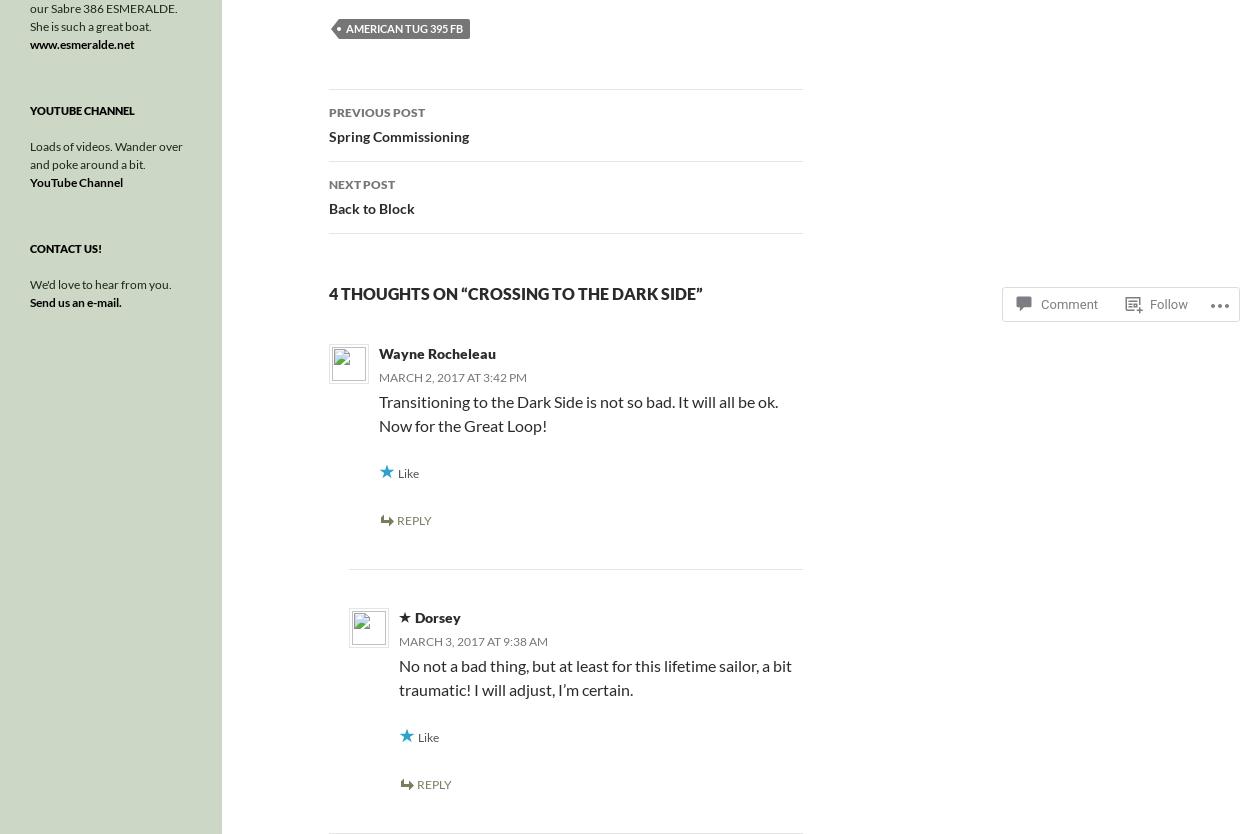 The height and width of the screenshot is (834, 1250). I want to click on 'Wayne Rocheleau', so click(436, 352).